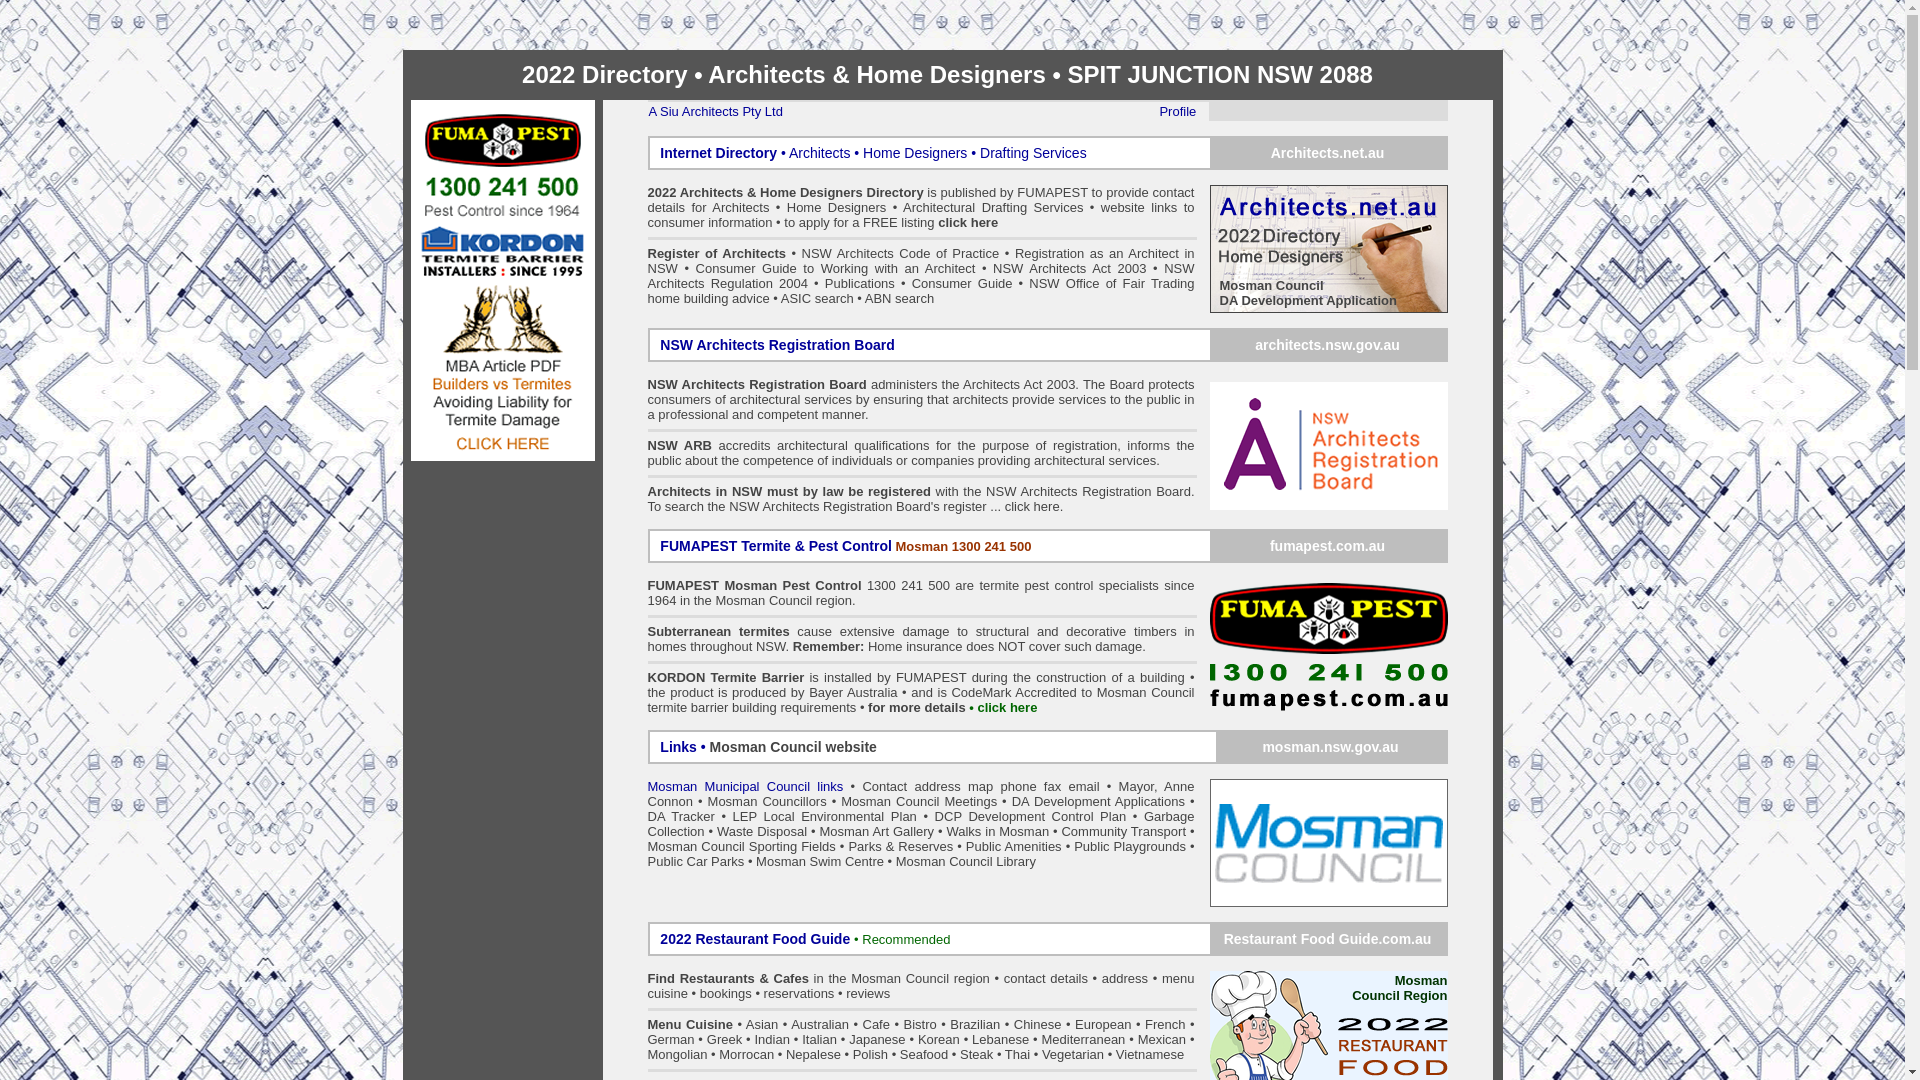  I want to click on 'NSW Architects Code of Practice', so click(902, 252).